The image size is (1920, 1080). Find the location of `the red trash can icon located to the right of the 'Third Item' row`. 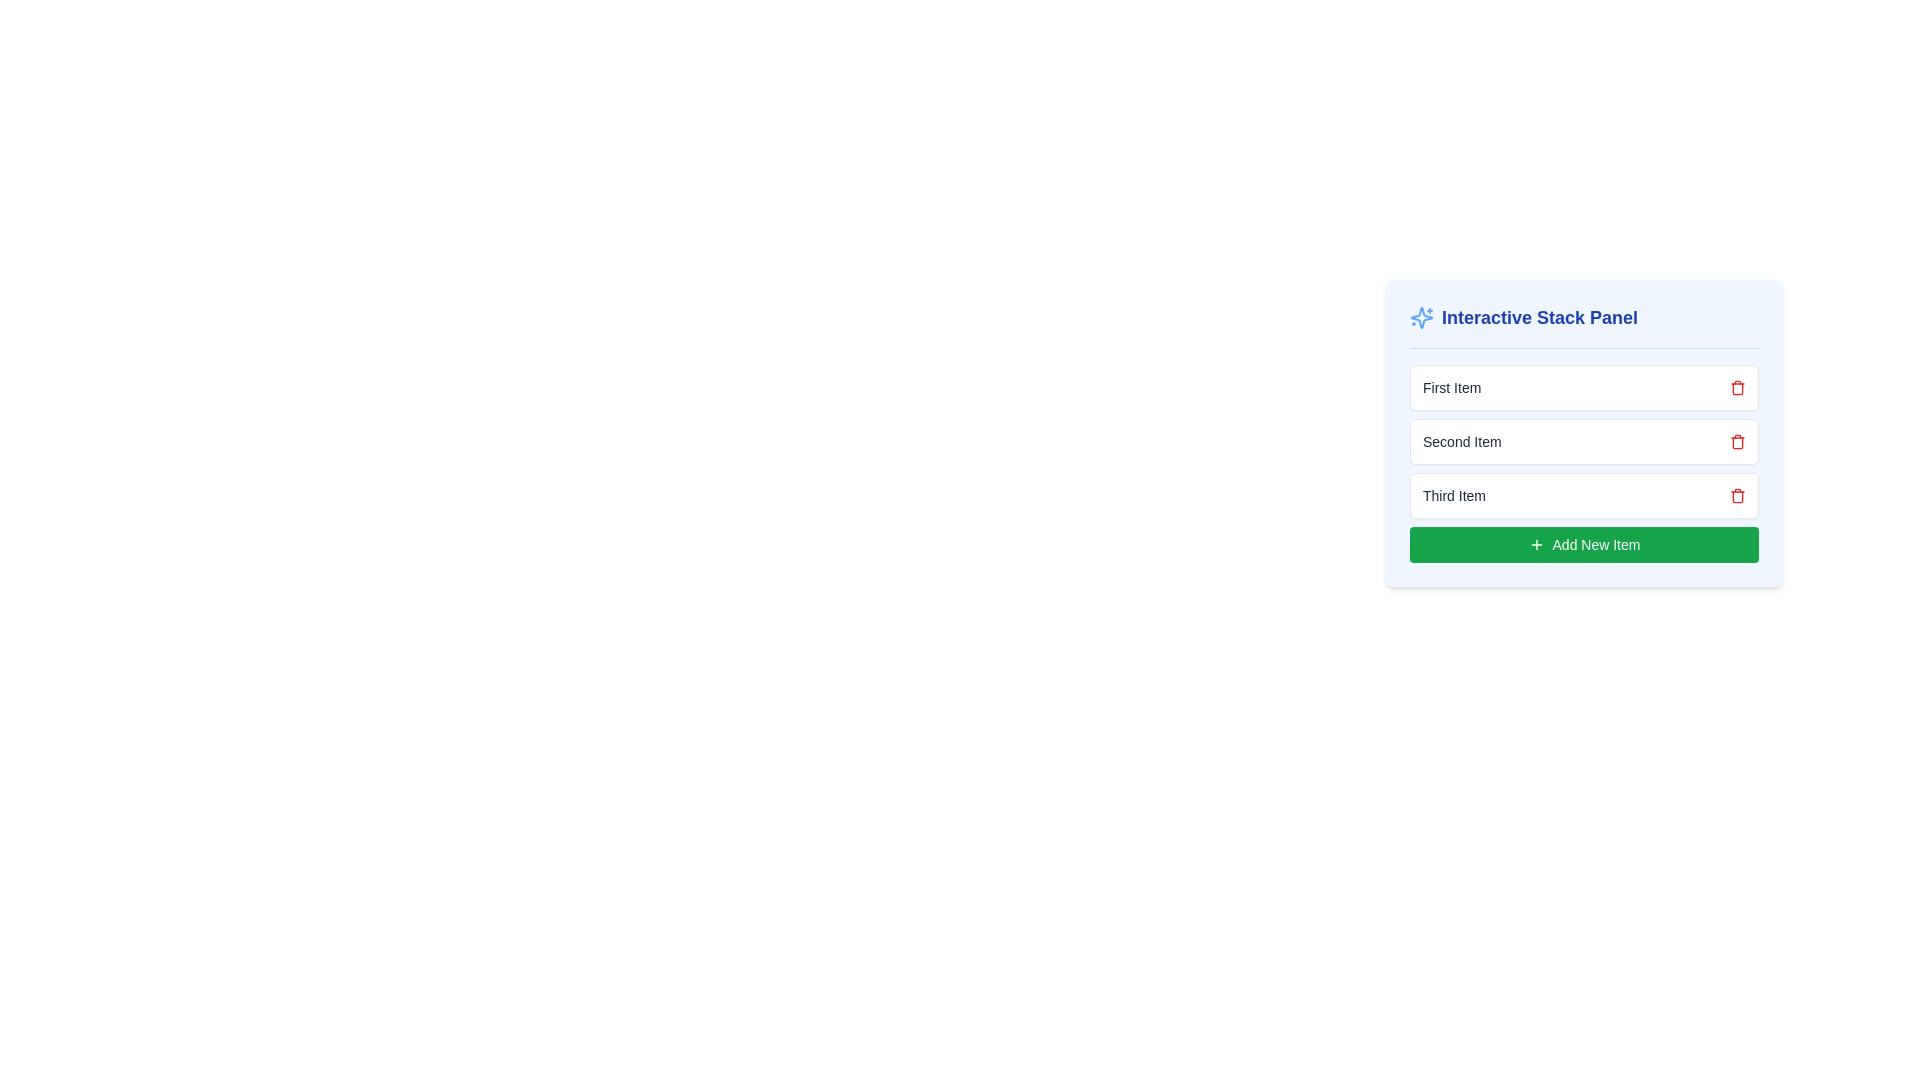

the red trash can icon located to the right of the 'Third Item' row is located at coordinates (1736, 495).